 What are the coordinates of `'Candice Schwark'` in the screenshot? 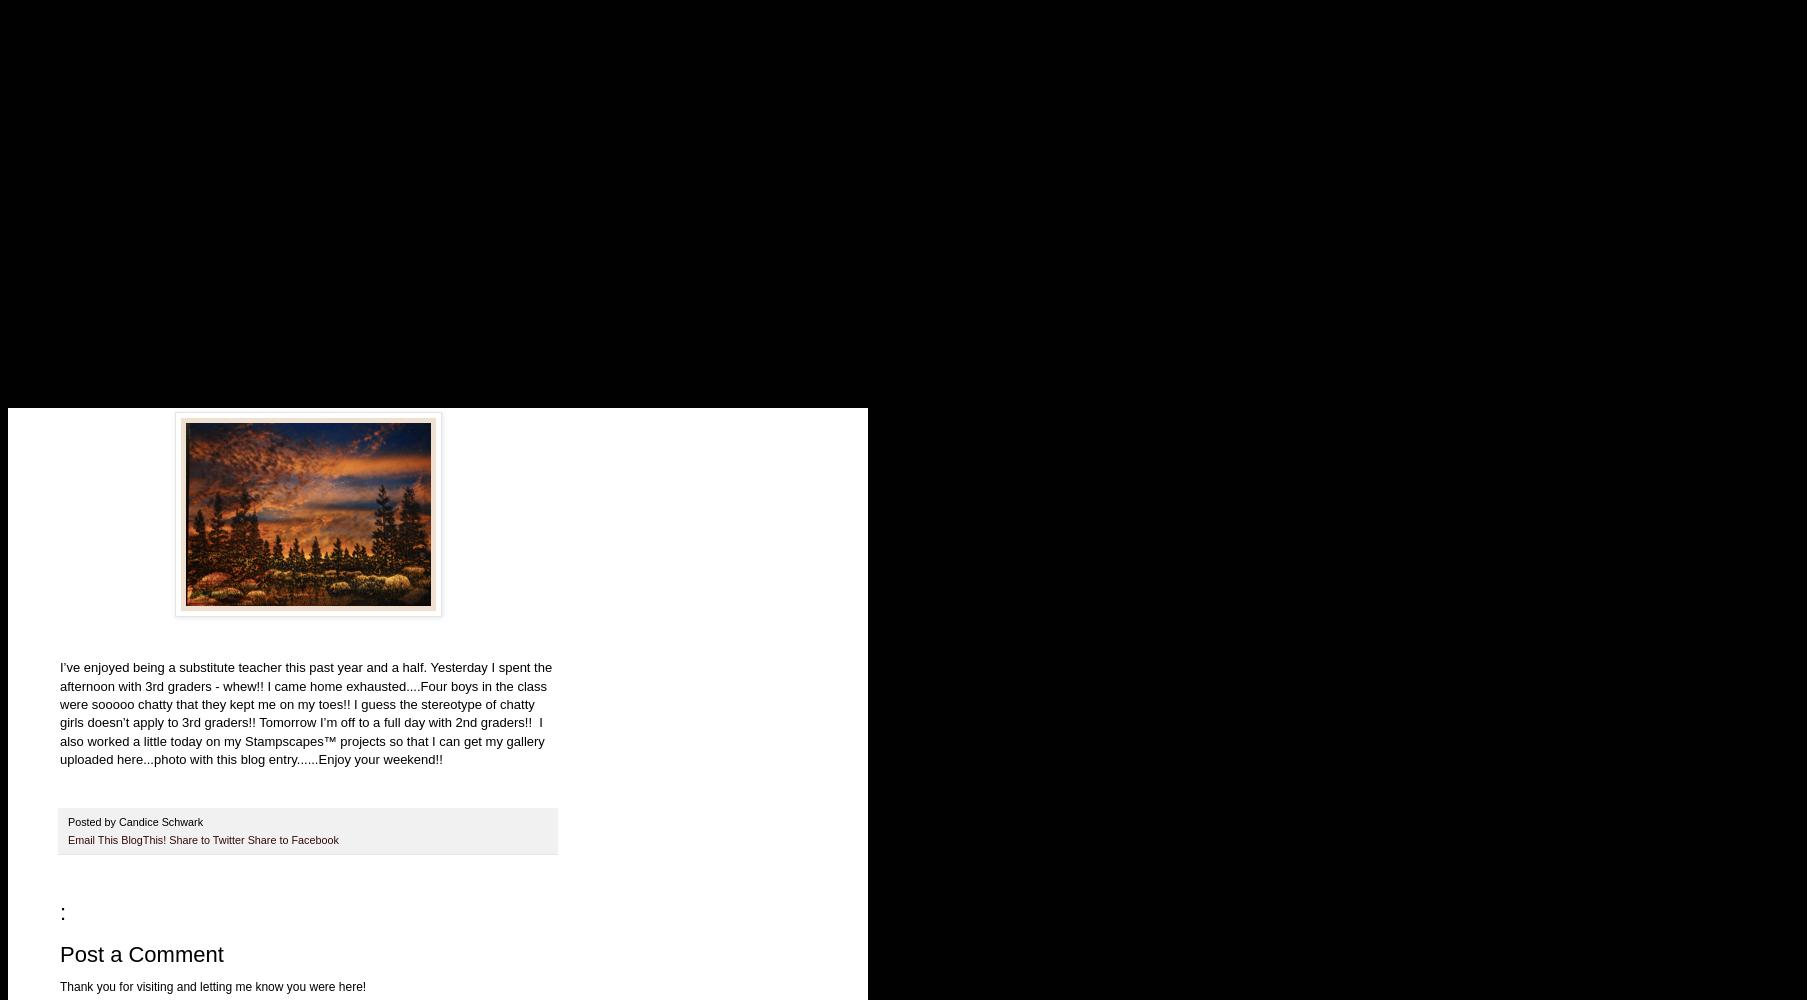 It's located at (162, 821).